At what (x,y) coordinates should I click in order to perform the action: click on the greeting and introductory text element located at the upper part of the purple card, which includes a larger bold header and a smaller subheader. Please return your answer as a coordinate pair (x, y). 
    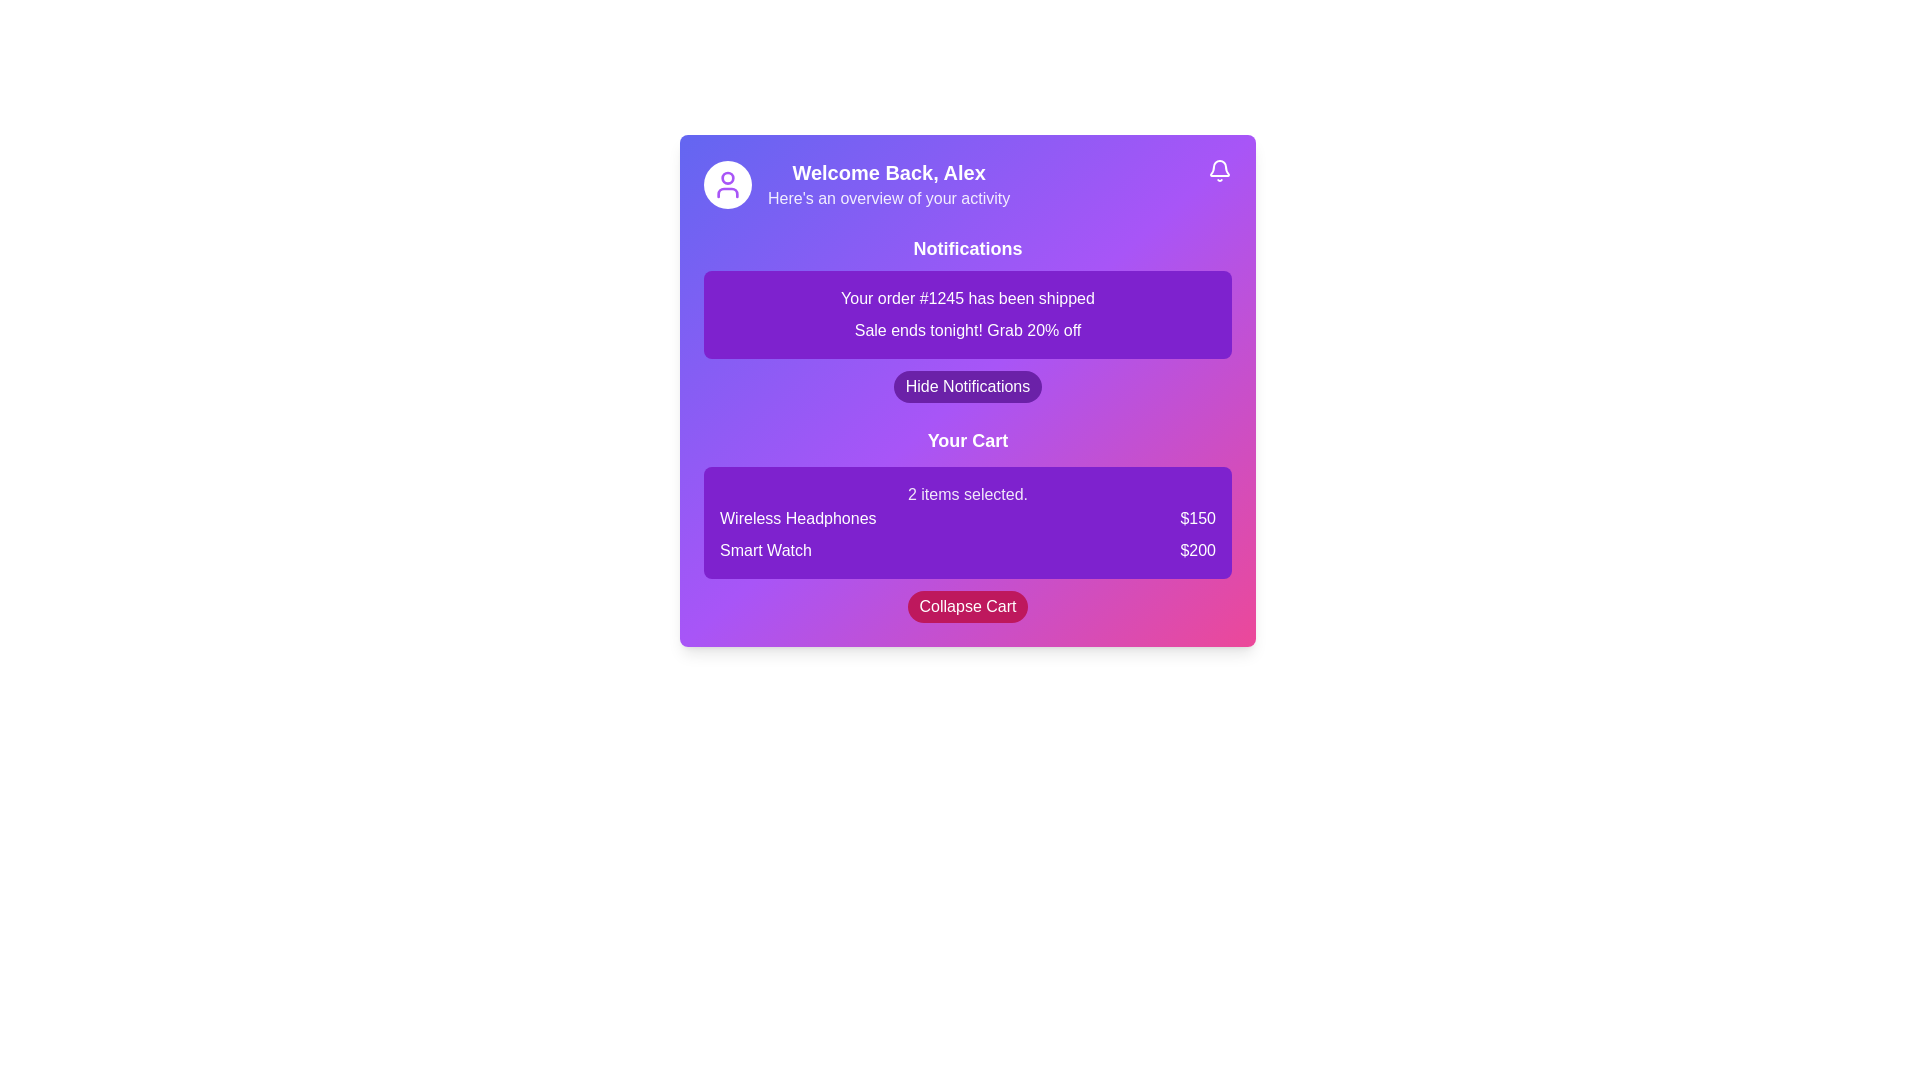
    Looking at the image, I should click on (888, 185).